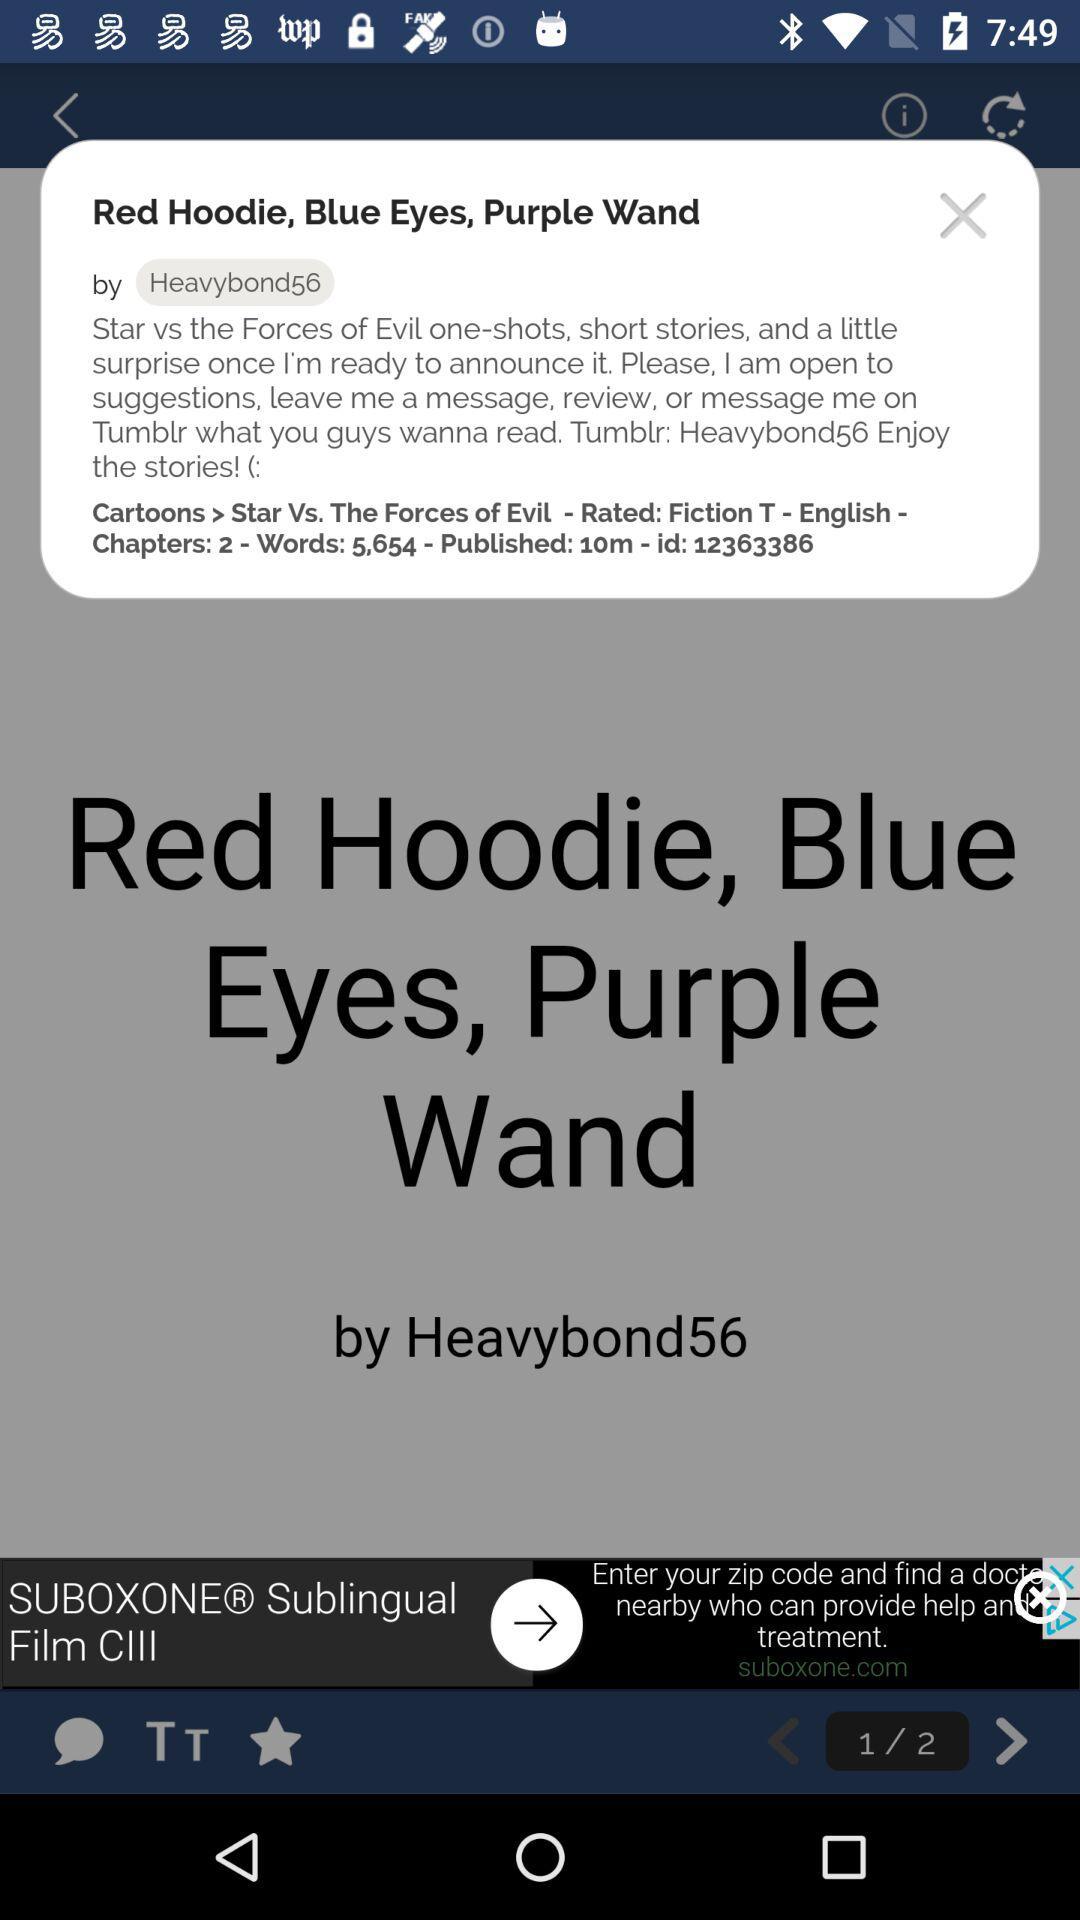 Image resolution: width=1080 pixels, height=1920 pixels. Describe the element at coordinates (77, 114) in the screenshot. I see `go back` at that location.